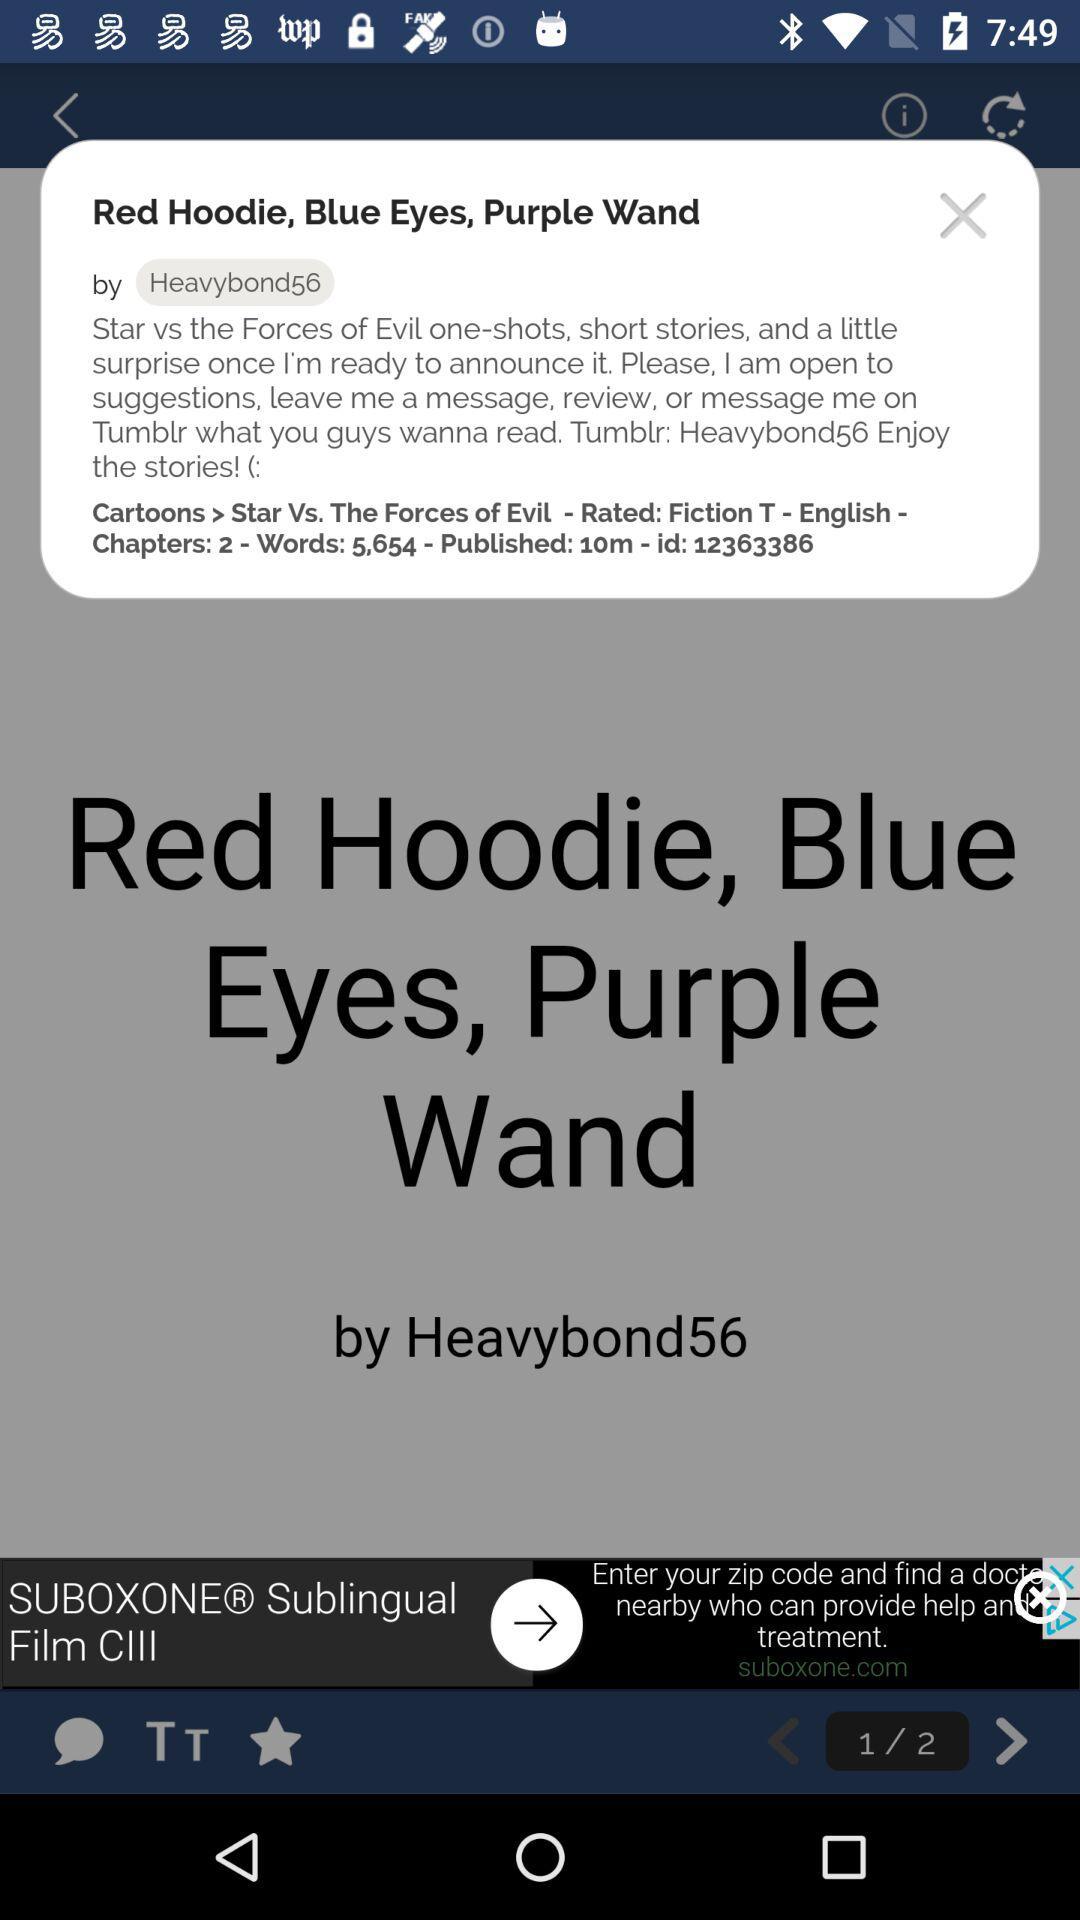 Image resolution: width=1080 pixels, height=1920 pixels. Describe the element at coordinates (77, 114) in the screenshot. I see `go back` at that location.